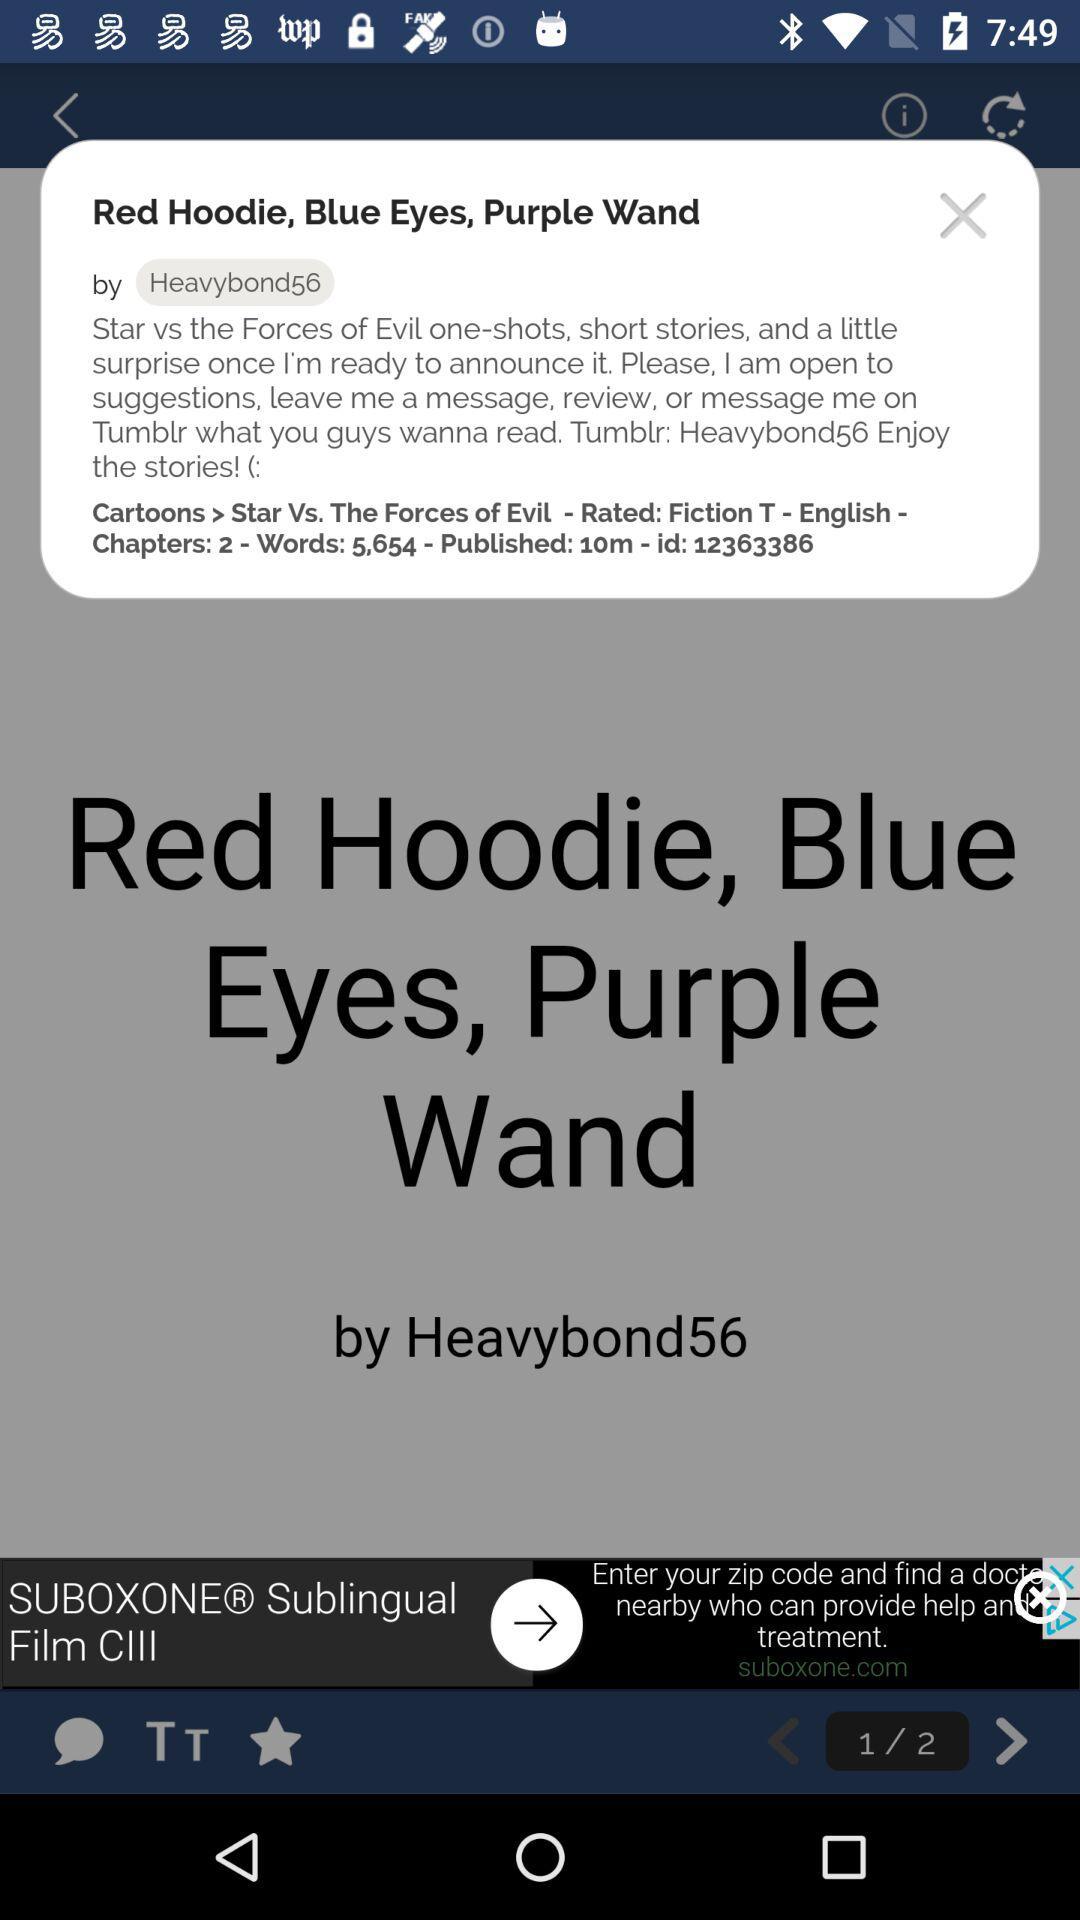 Image resolution: width=1080 pixels, height=1920 pixels. Describe the element at coordinates (77, 114) in the screenshot. I see `go back` at that location.